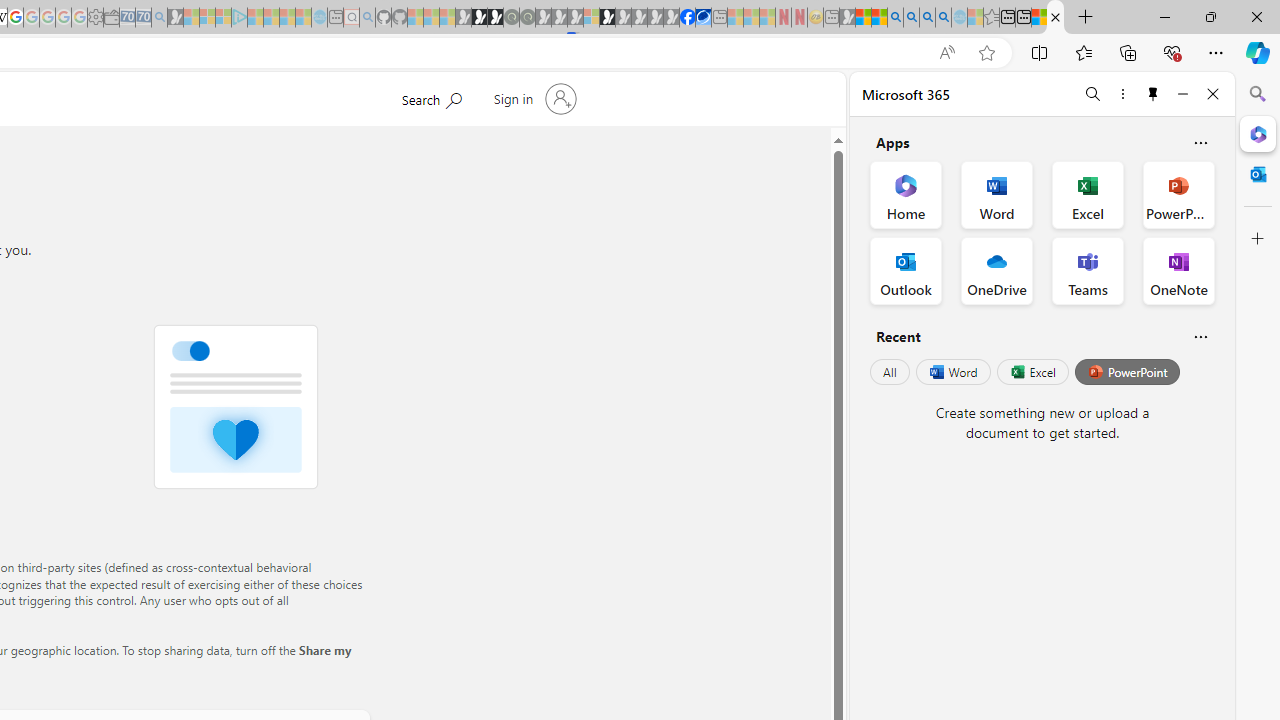  Describe the element at coordinates (1153, 93) in the screenshot. I see `'Unpin side pane'` at that location.